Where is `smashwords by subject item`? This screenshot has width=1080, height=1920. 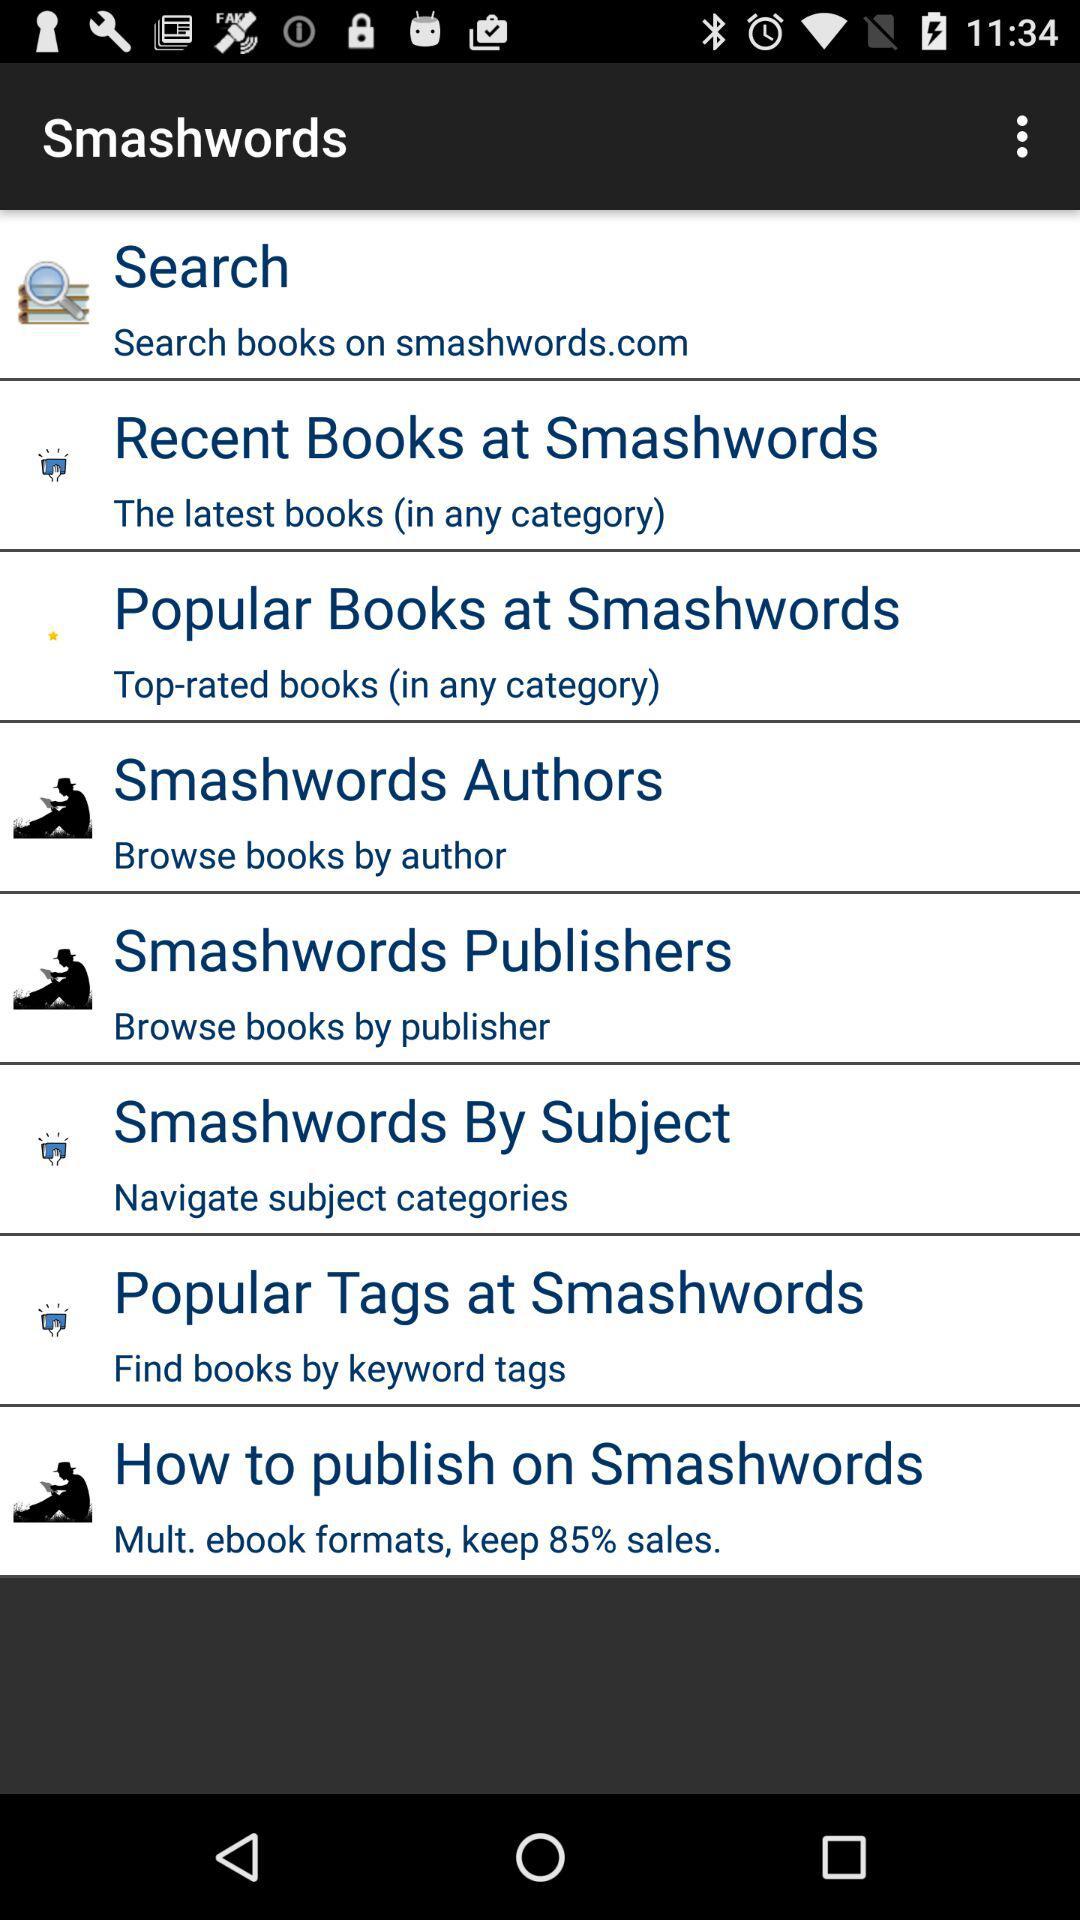 smashwords by subject item is located at coordinates (421, 1118).